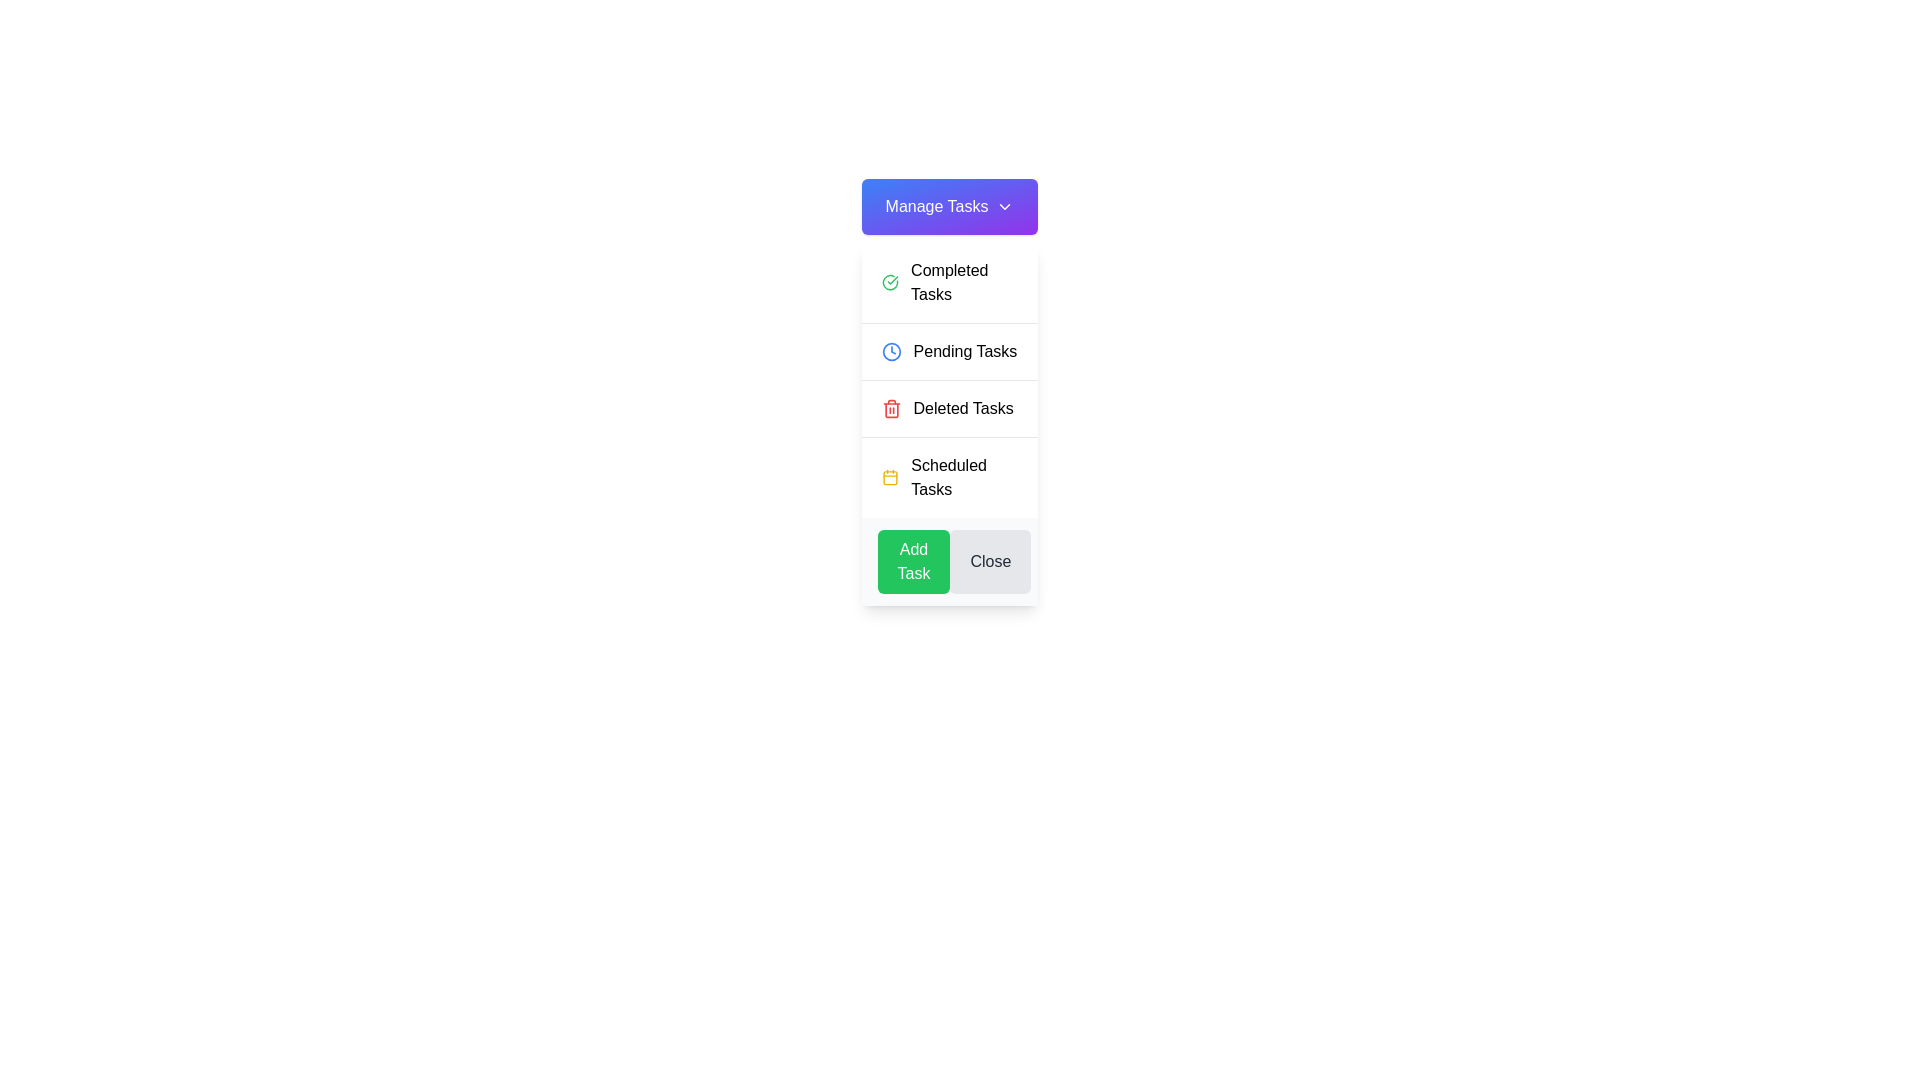  What do you see at coordinates (949, 407) in the screenshot?
I see `the third item in the 'Manage Tasks' dropdown menu` at bounding box center [949, 407].